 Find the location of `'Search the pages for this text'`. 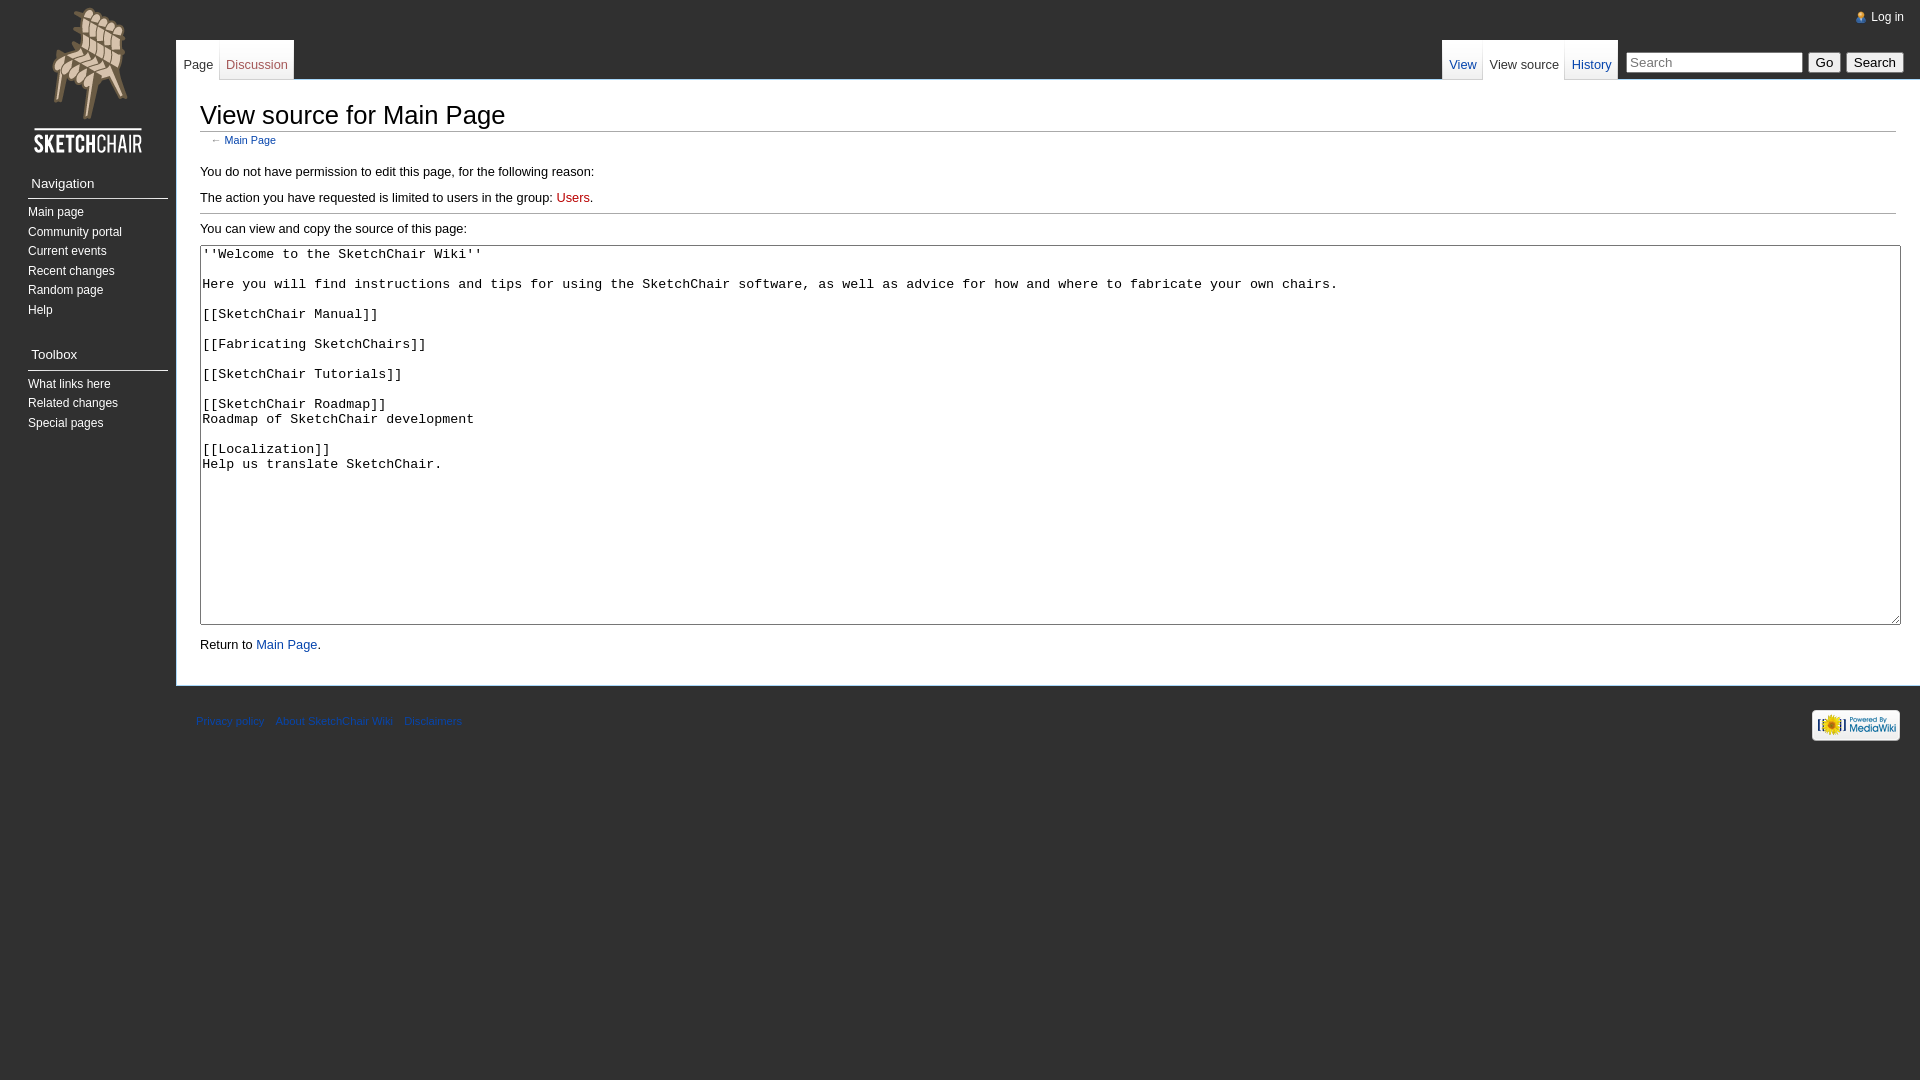

'Search the pages for this text' is located at coordinates (1874, 61).